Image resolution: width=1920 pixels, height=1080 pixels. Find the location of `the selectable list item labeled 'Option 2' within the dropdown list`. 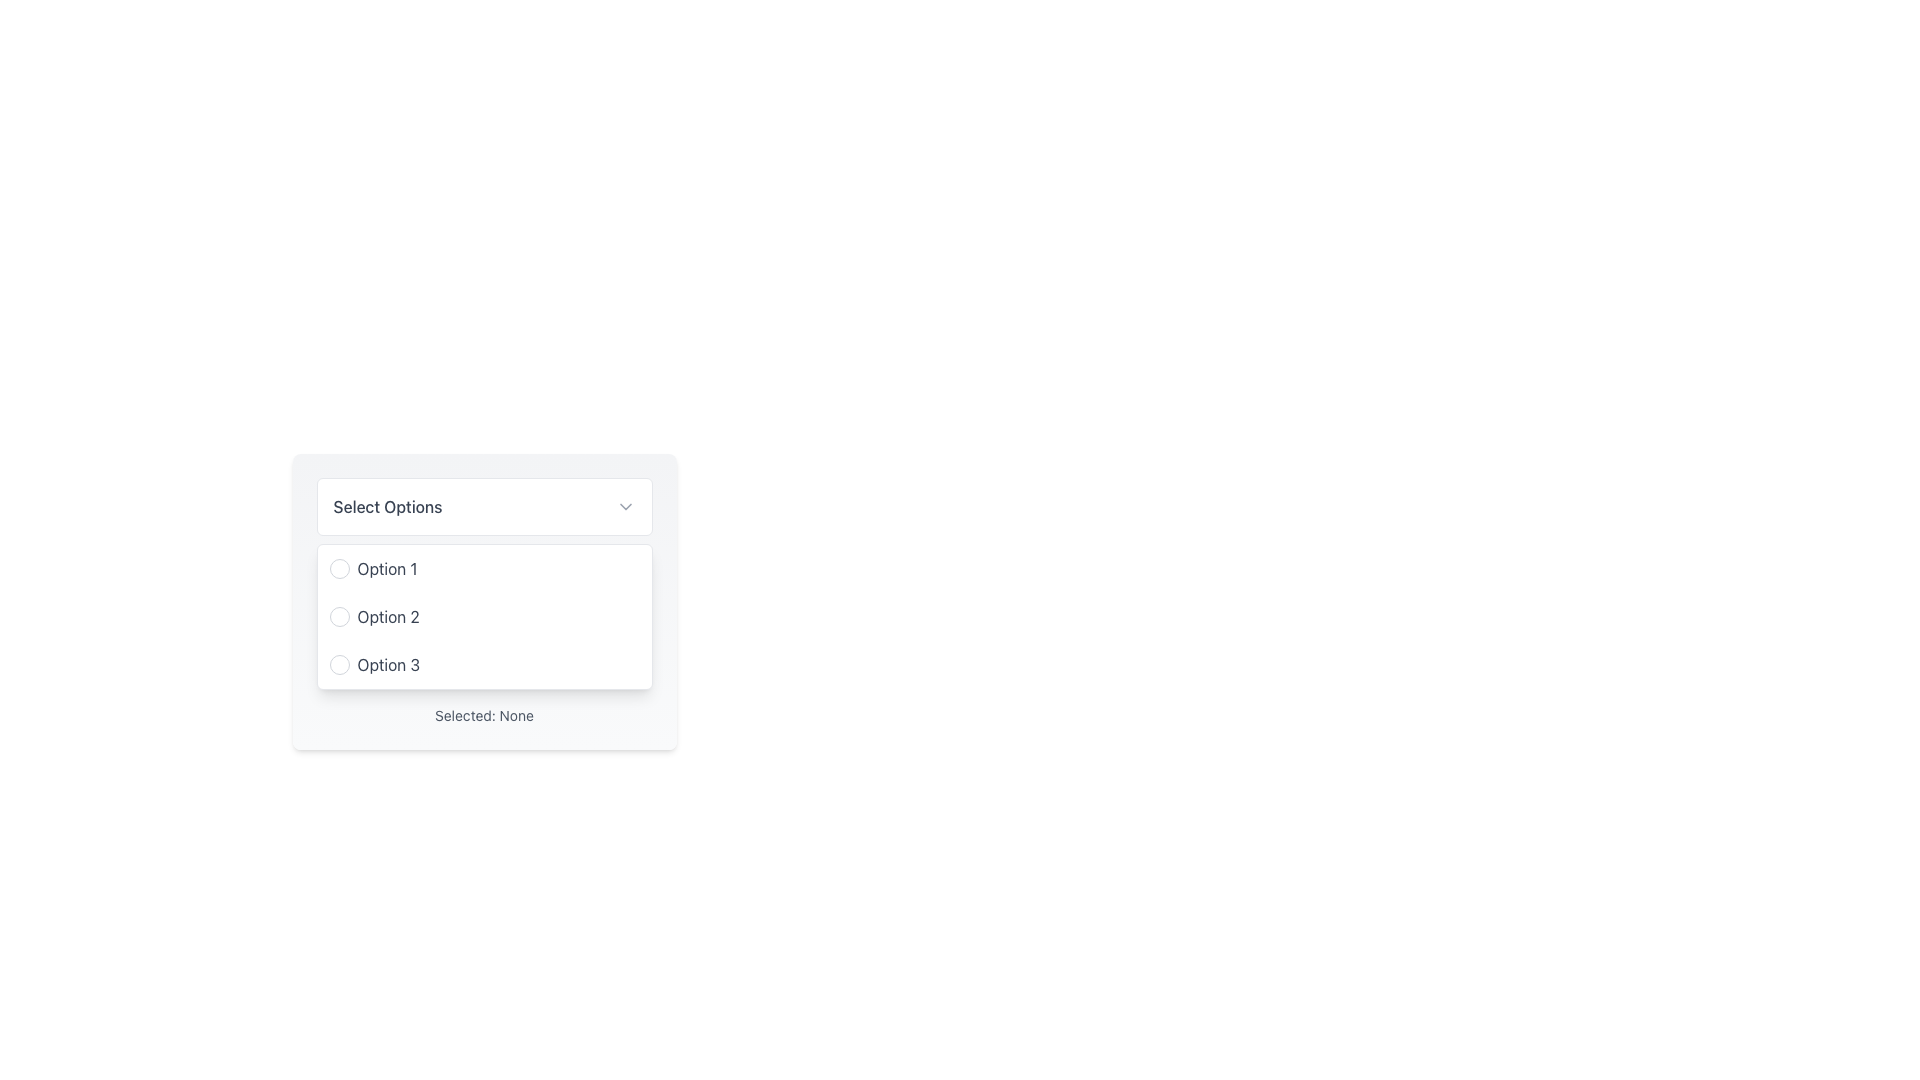

the selectable list item labeled 'Option 2' within the dropdown list is located at coordinates (484, 616).